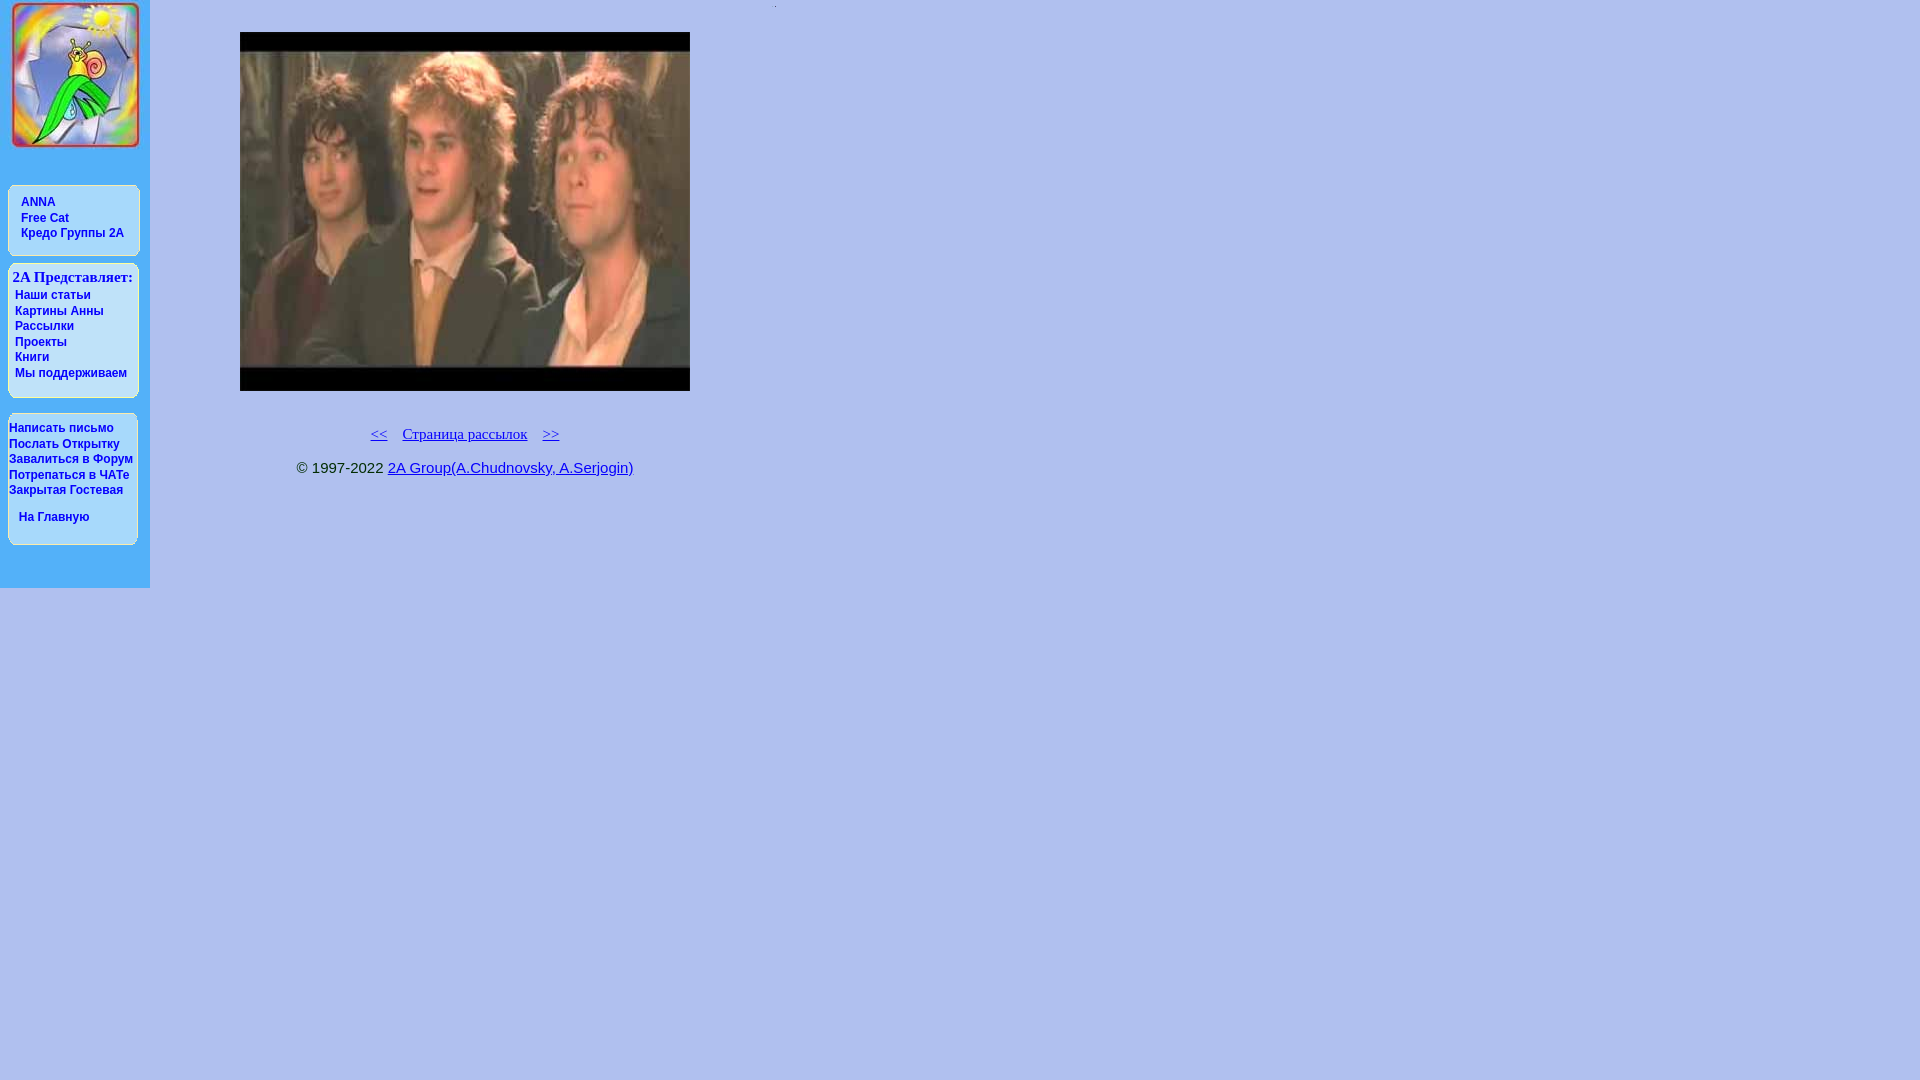 This screenshot has height=1080, width=1920. What do you see at coordinates (551, 433) in the screenshot?
I see `'>>'` at bounding box center [551, 433].